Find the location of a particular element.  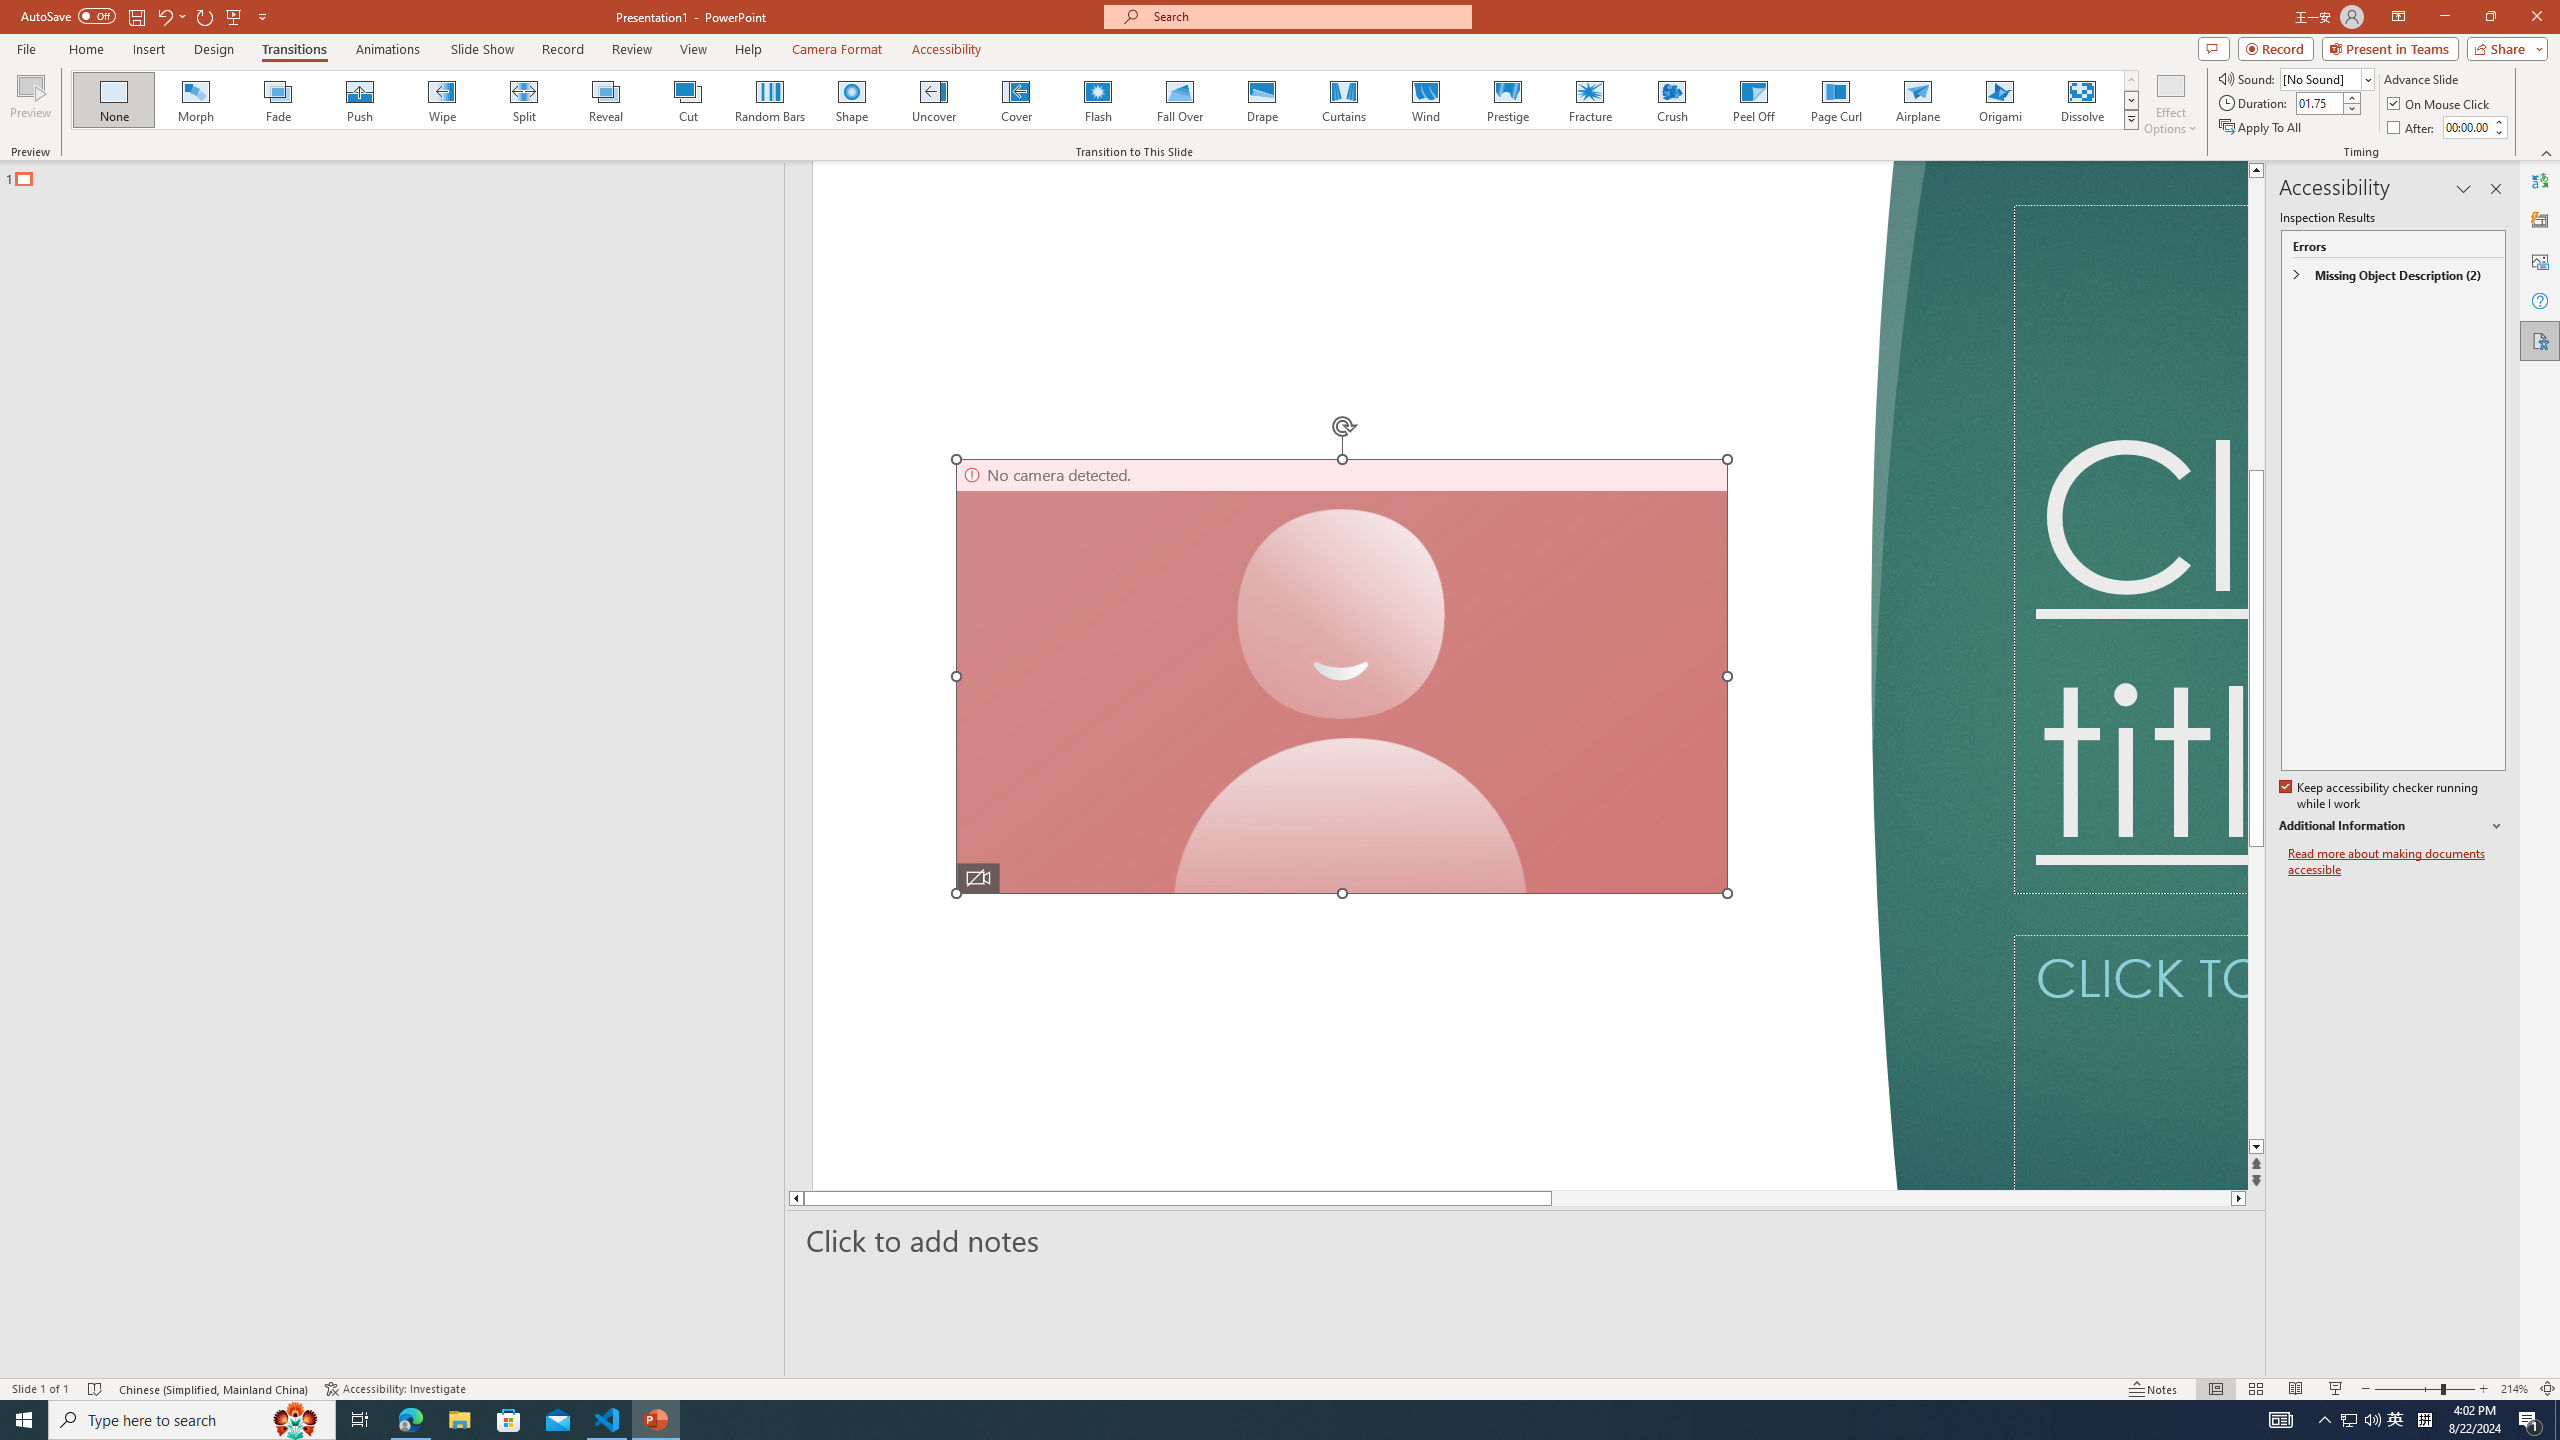

'Undo' is located at coordinates (170, 15).